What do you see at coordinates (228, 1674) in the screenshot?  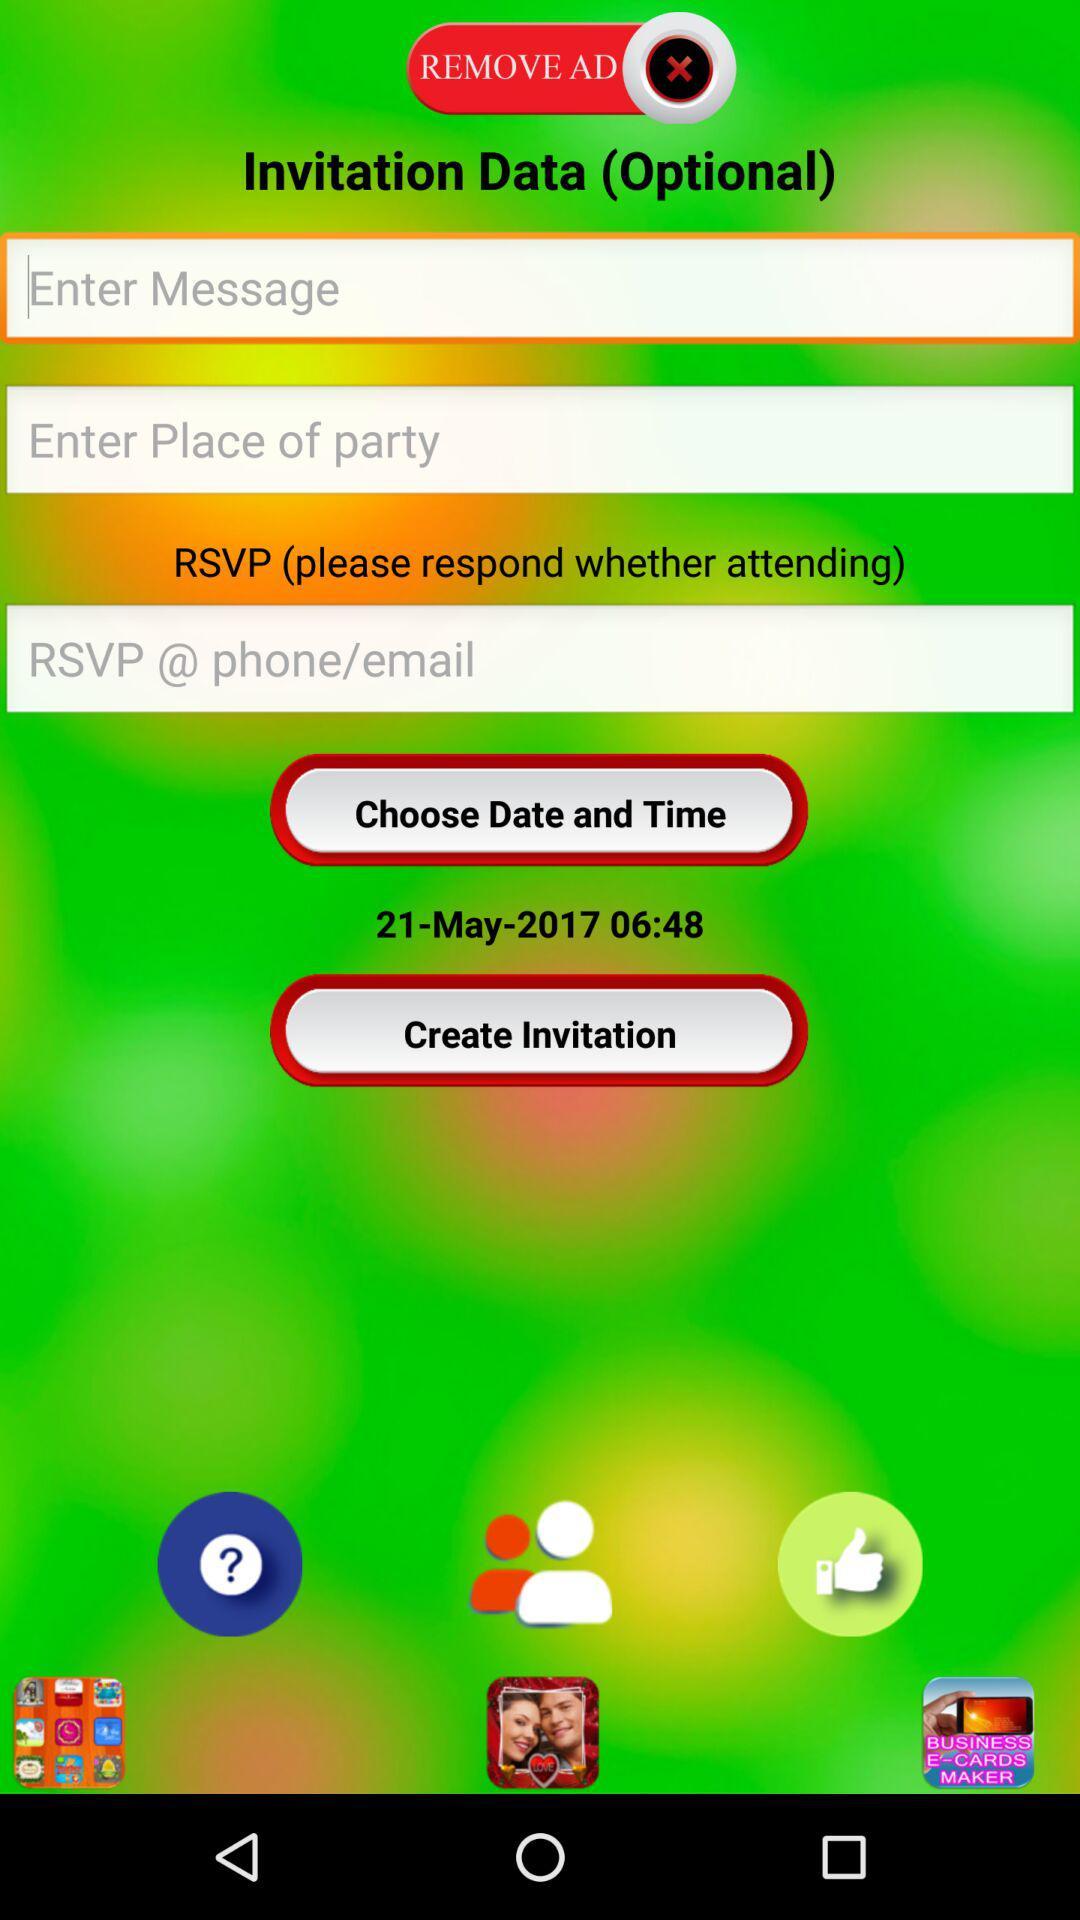 I see `the help icon` at bounding box center [228, 1674].